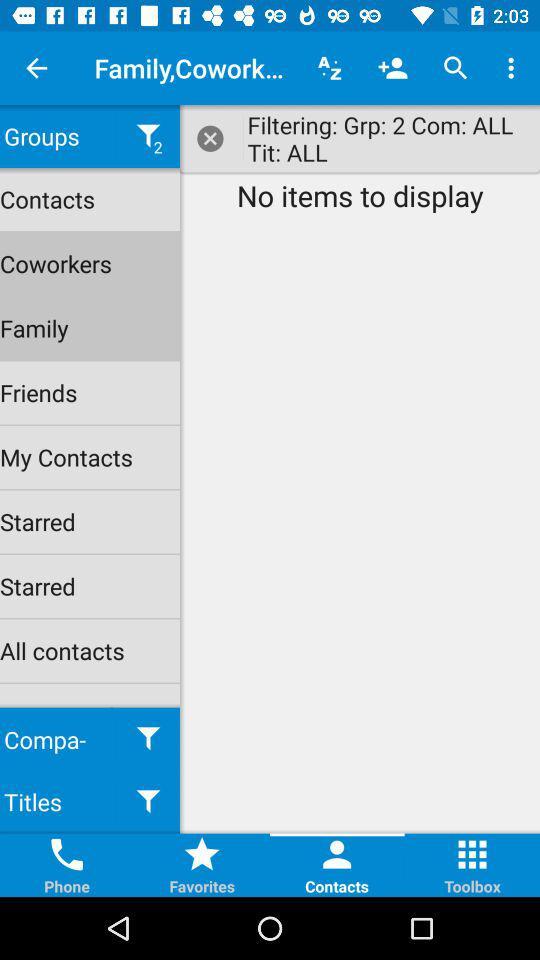  Describe the element at coordinates (147, 802) in the screenshot. I see `the filter icon` at that location.